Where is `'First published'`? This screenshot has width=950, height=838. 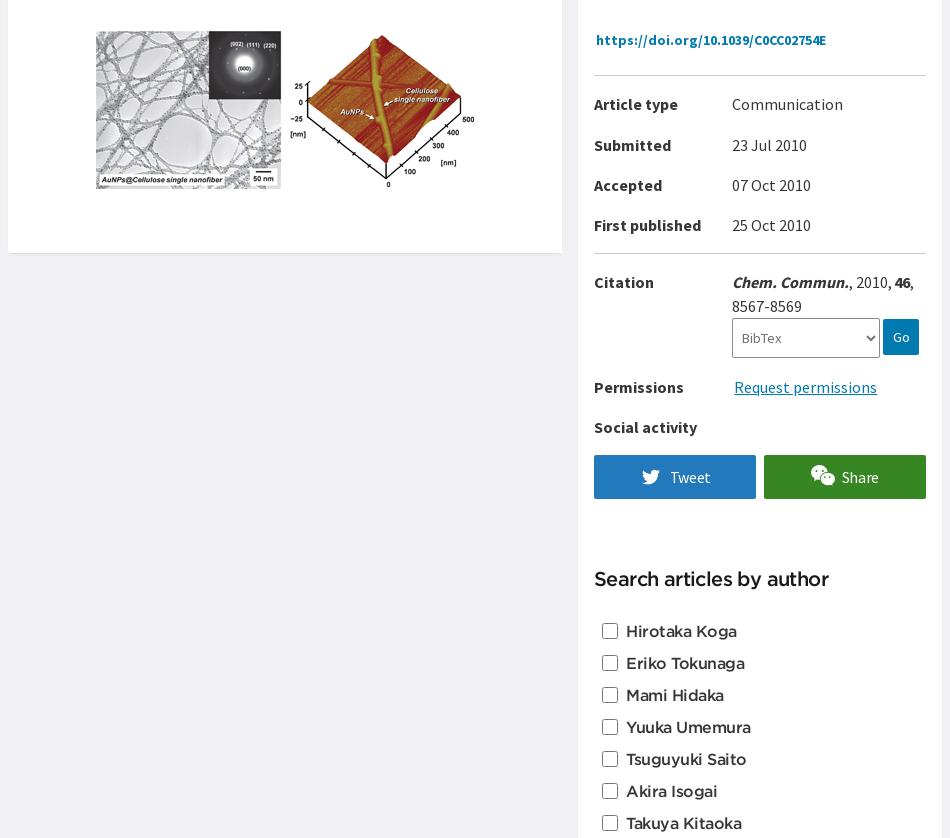
'First published' is located at coordinates (647, 224).